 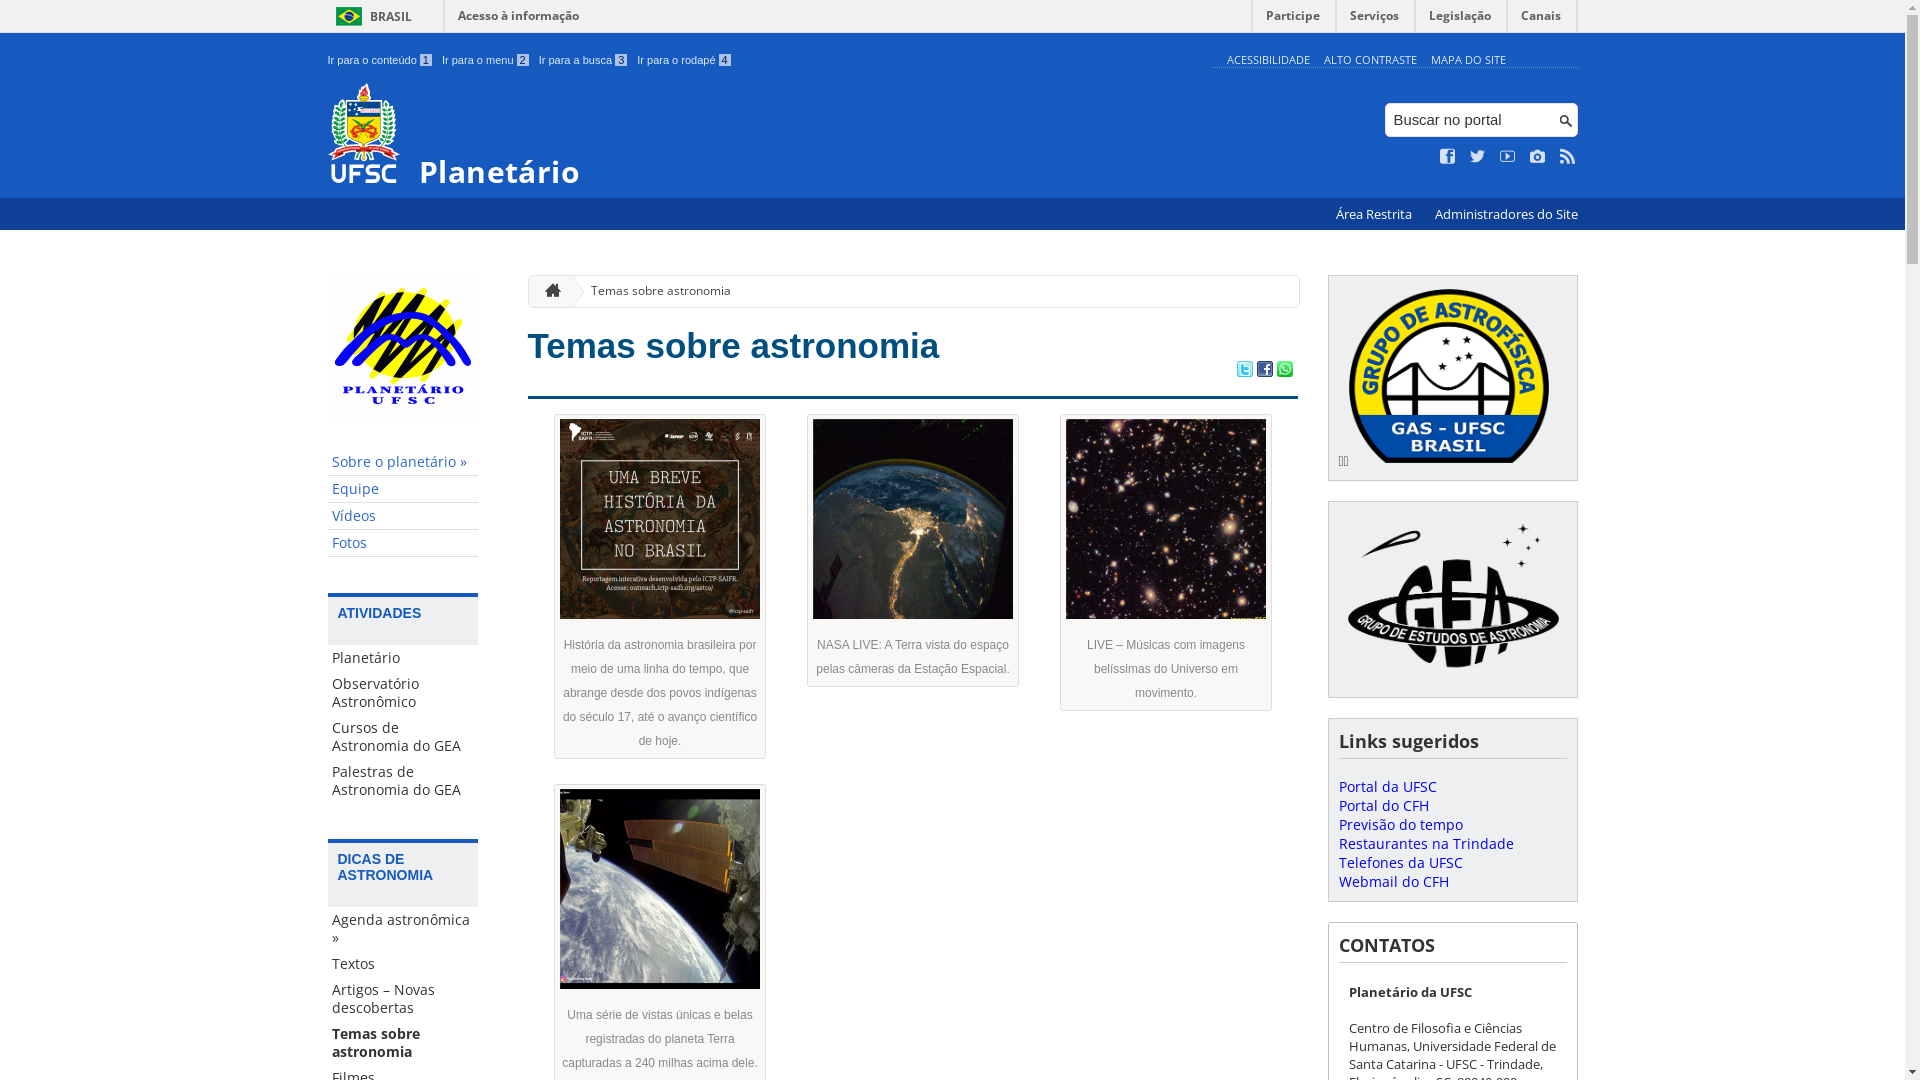 I want to click on 'Compartilhar no WhatsApp', so click(x=1275, y=370).